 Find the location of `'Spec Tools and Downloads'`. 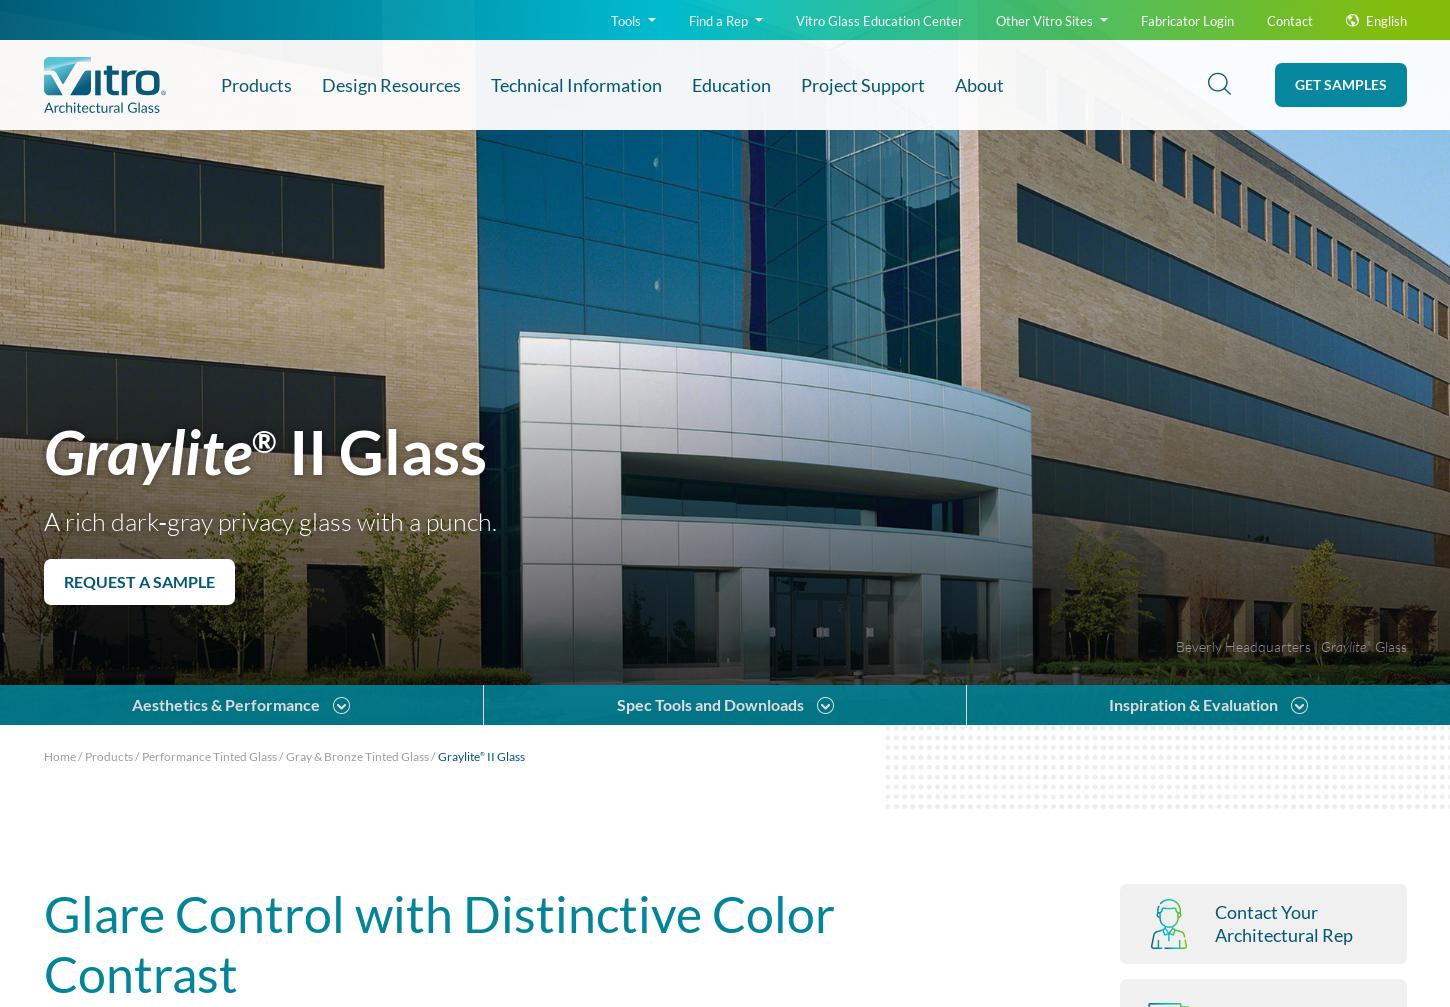

'Spec Tools and Downloads' is located at coordinates (187, 196).